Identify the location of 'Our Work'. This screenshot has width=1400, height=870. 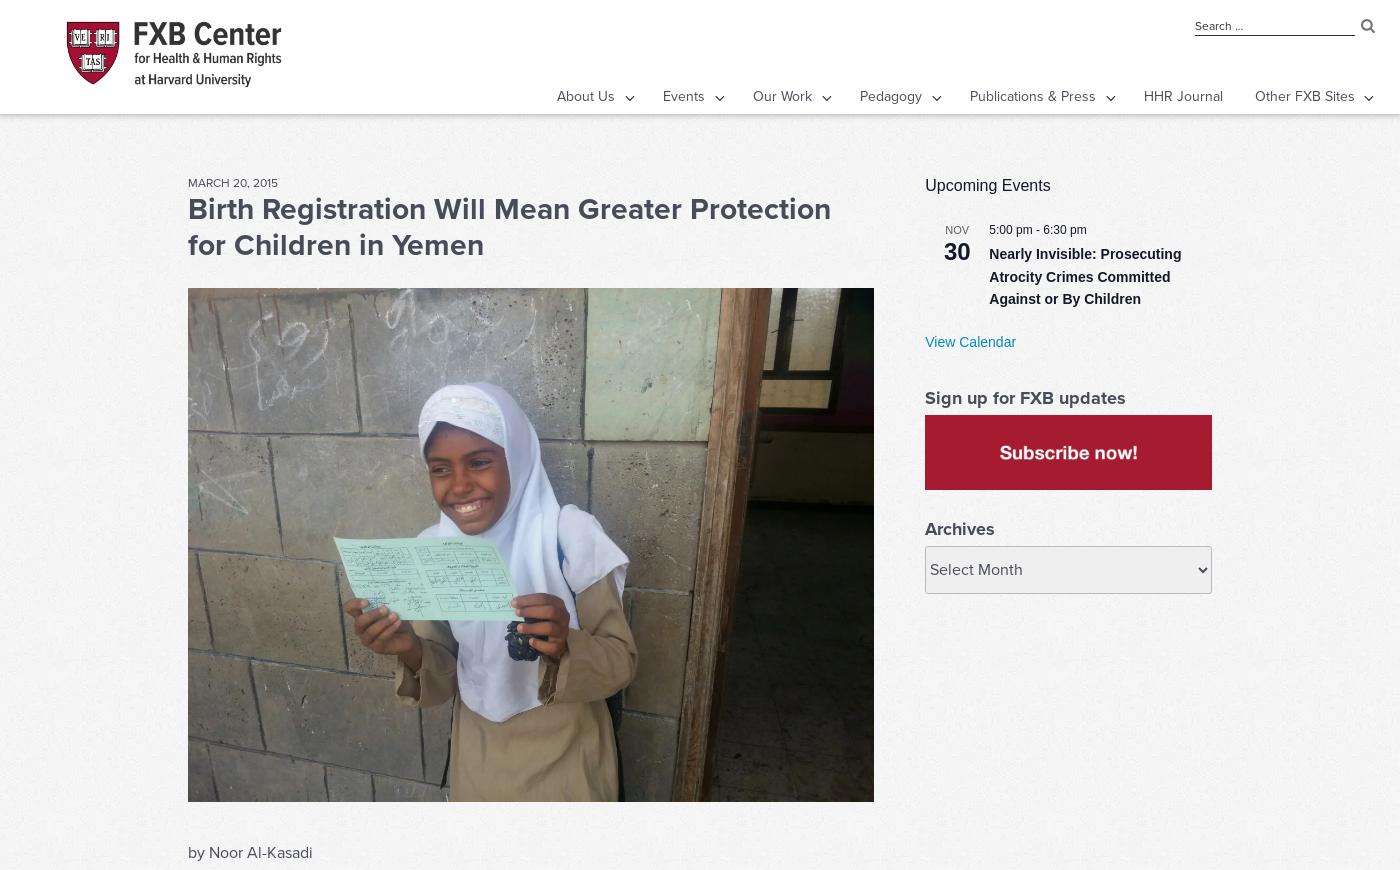
(781, 107).